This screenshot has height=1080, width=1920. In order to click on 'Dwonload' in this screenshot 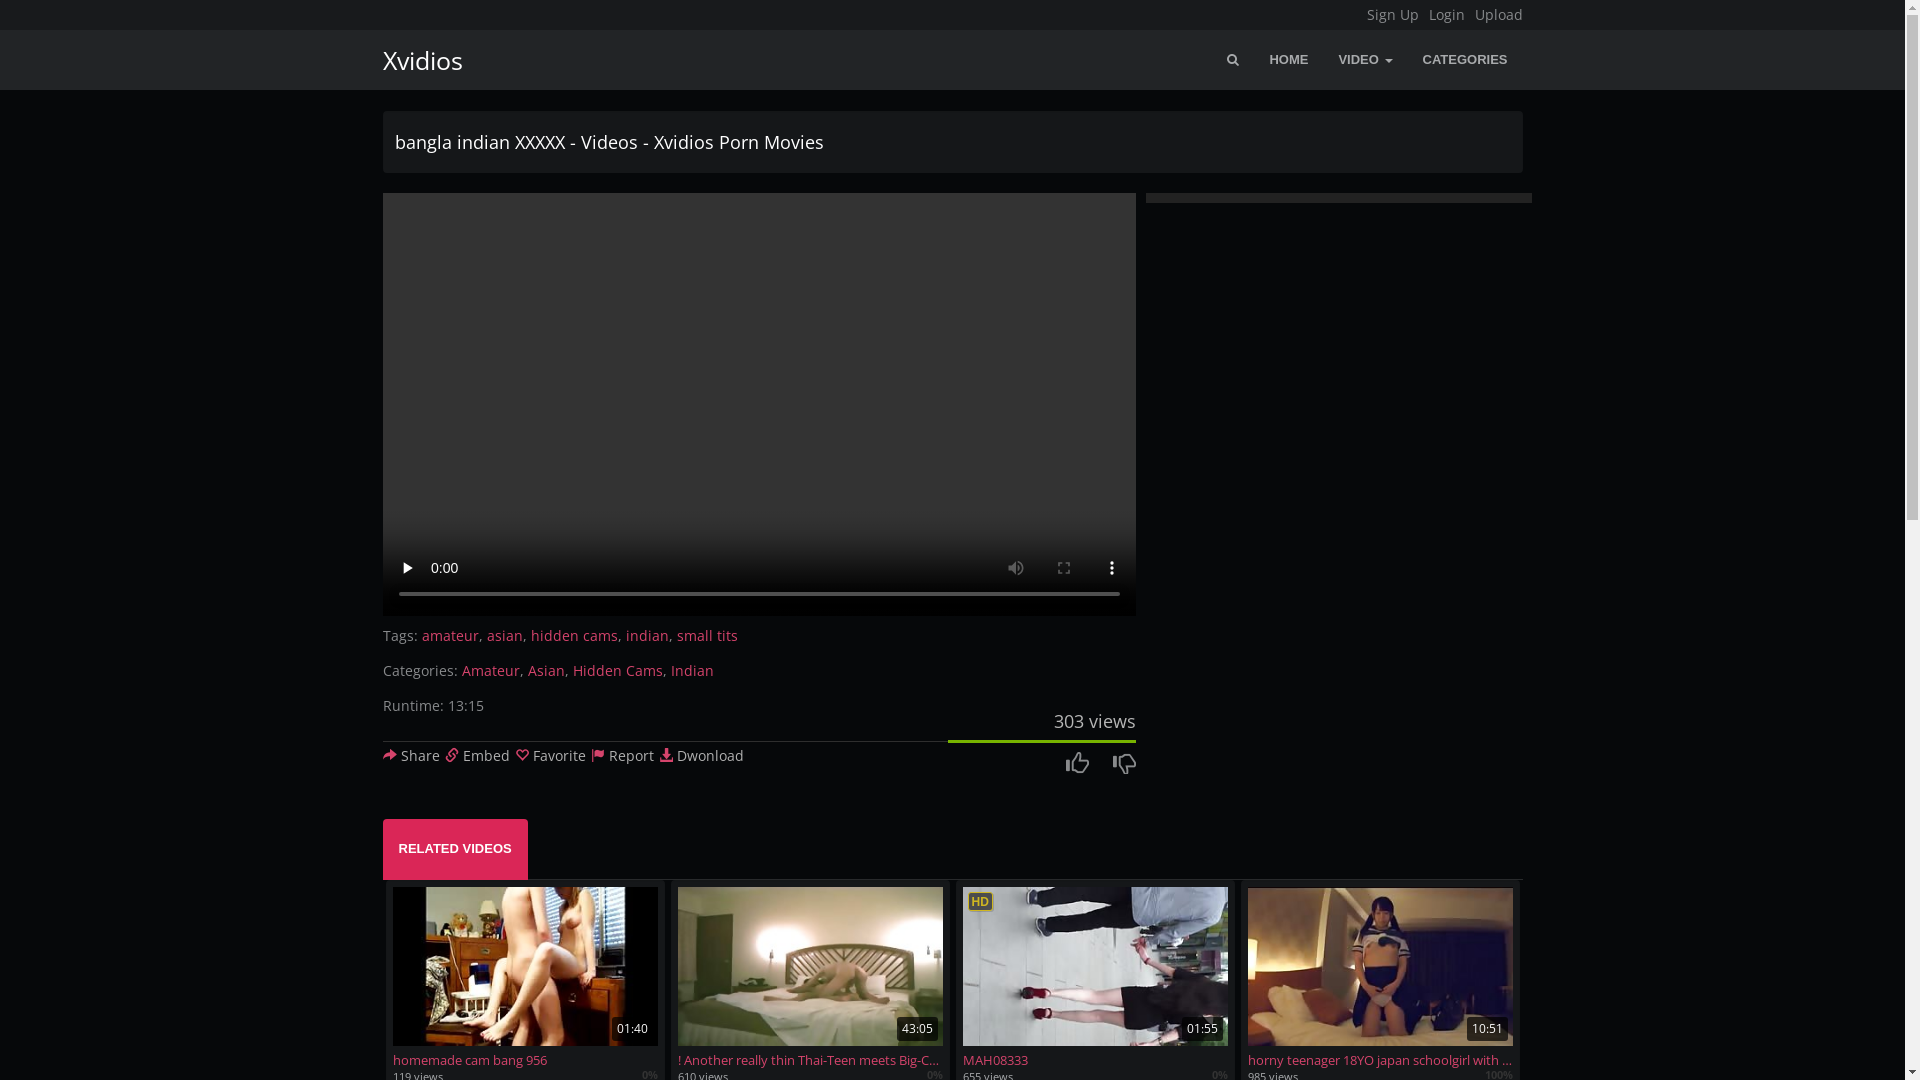, I will do `click(657, 755)`.